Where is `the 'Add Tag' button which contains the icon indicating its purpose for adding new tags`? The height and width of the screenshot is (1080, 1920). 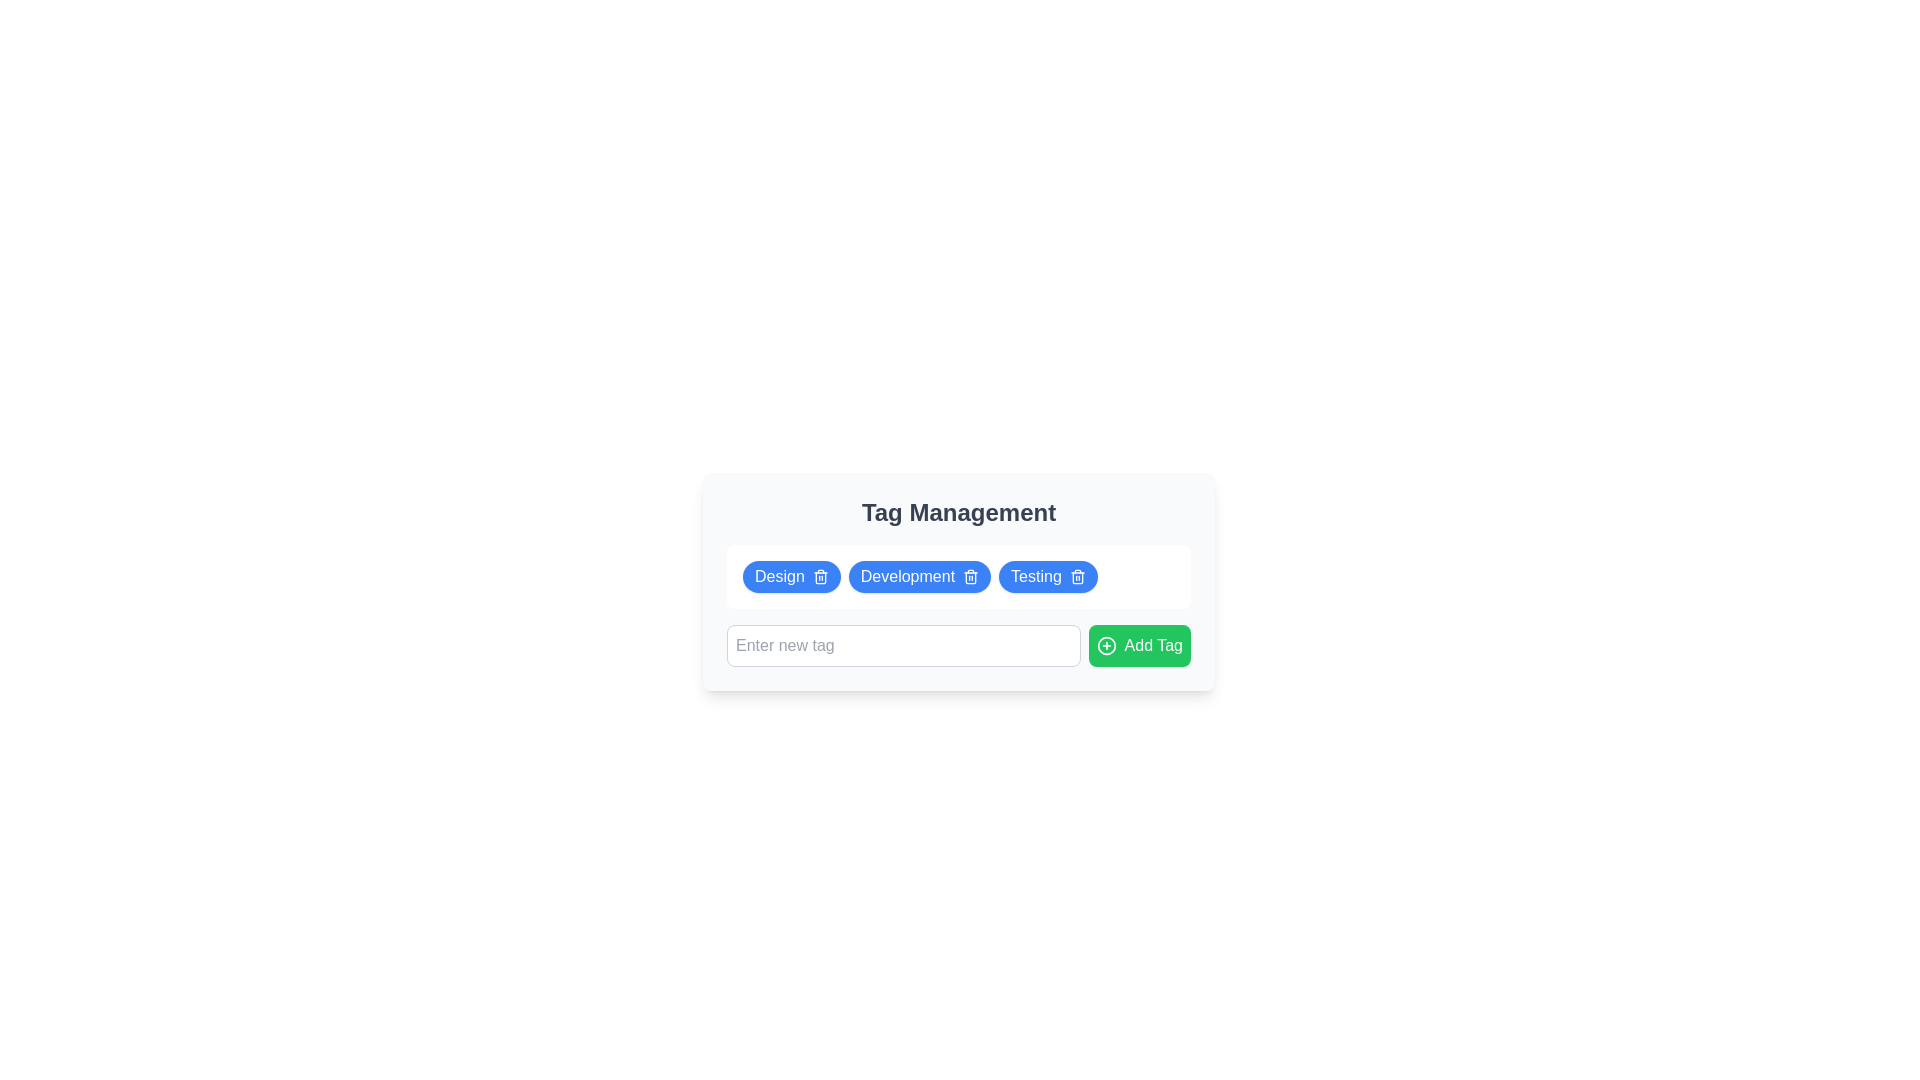 the 'Add Tag' button which contains the icon indicating its purpose for adding new tags is located at coordinates (1105, 645).